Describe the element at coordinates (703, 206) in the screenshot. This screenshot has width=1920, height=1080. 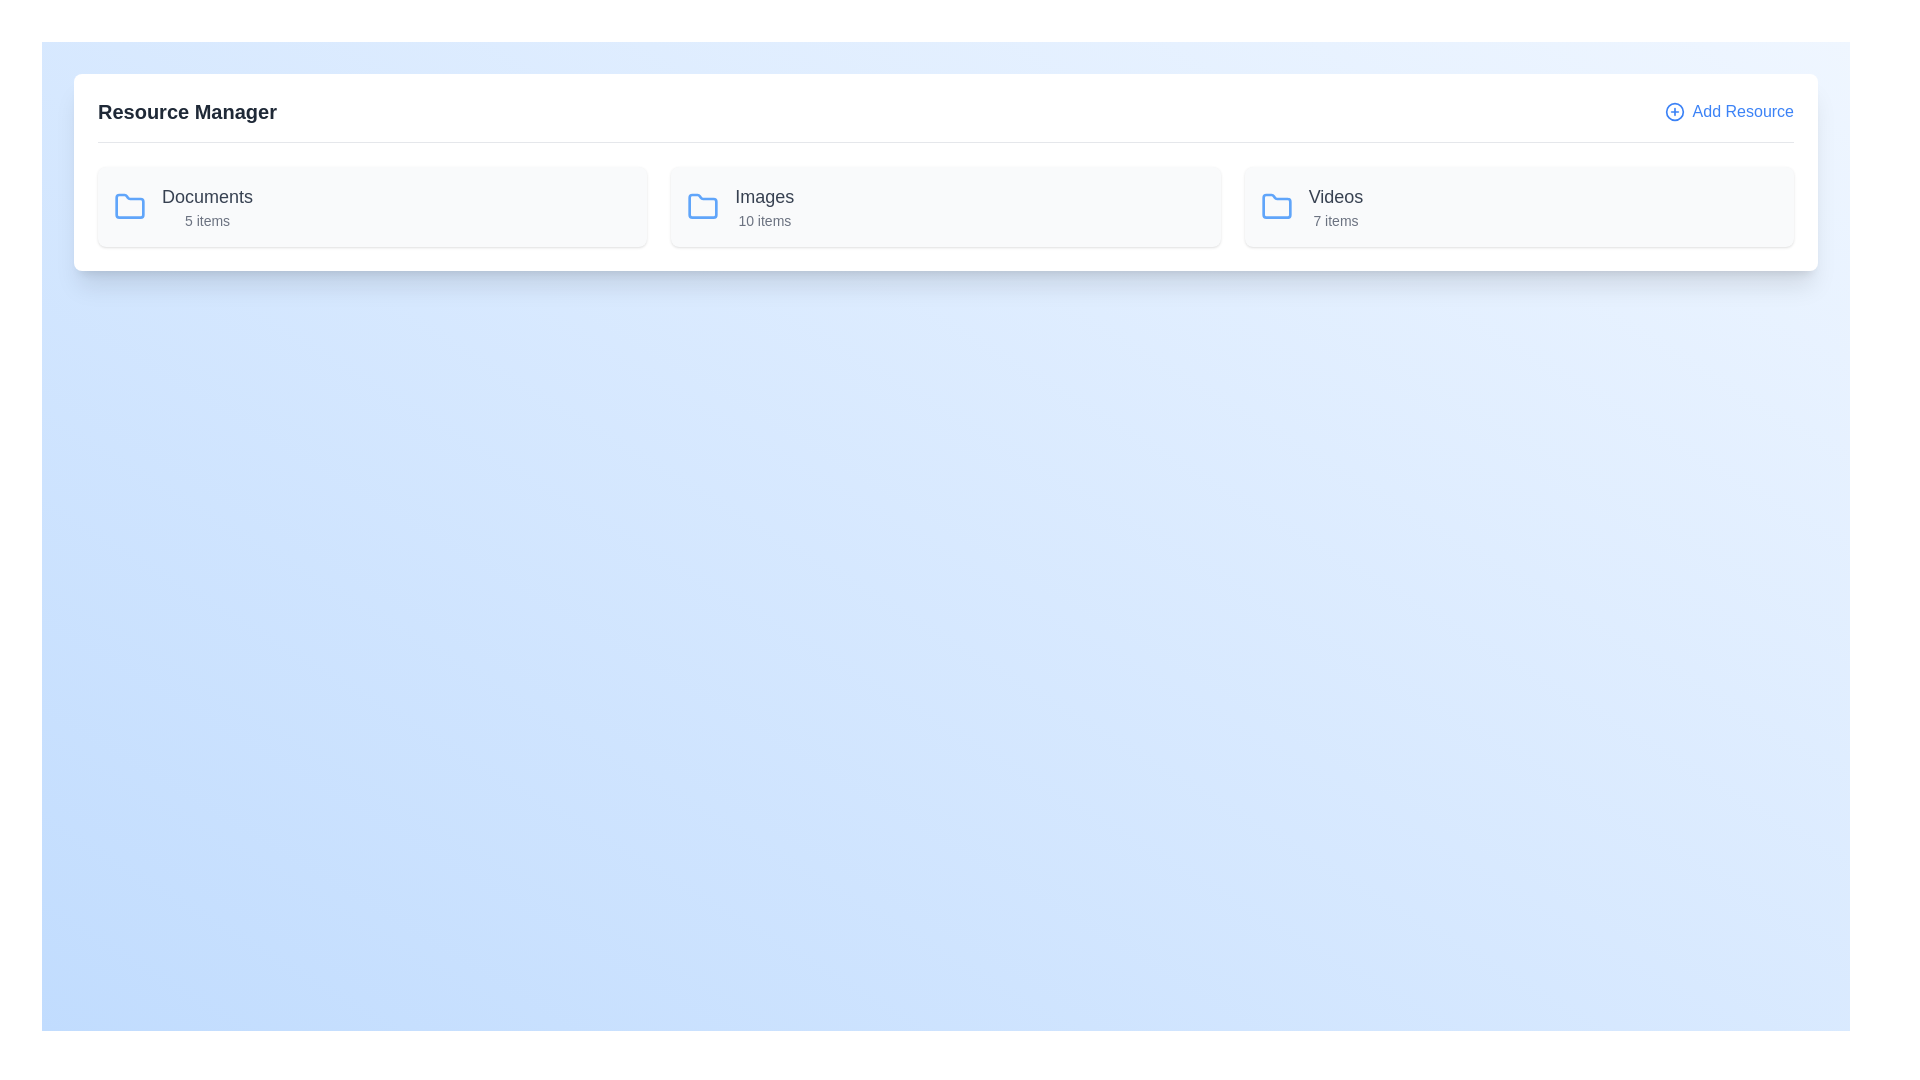
I see `the 'Images' graphical icon, which represents the 'Images' category and is located in the second position of the horizontal card layout` at that location.